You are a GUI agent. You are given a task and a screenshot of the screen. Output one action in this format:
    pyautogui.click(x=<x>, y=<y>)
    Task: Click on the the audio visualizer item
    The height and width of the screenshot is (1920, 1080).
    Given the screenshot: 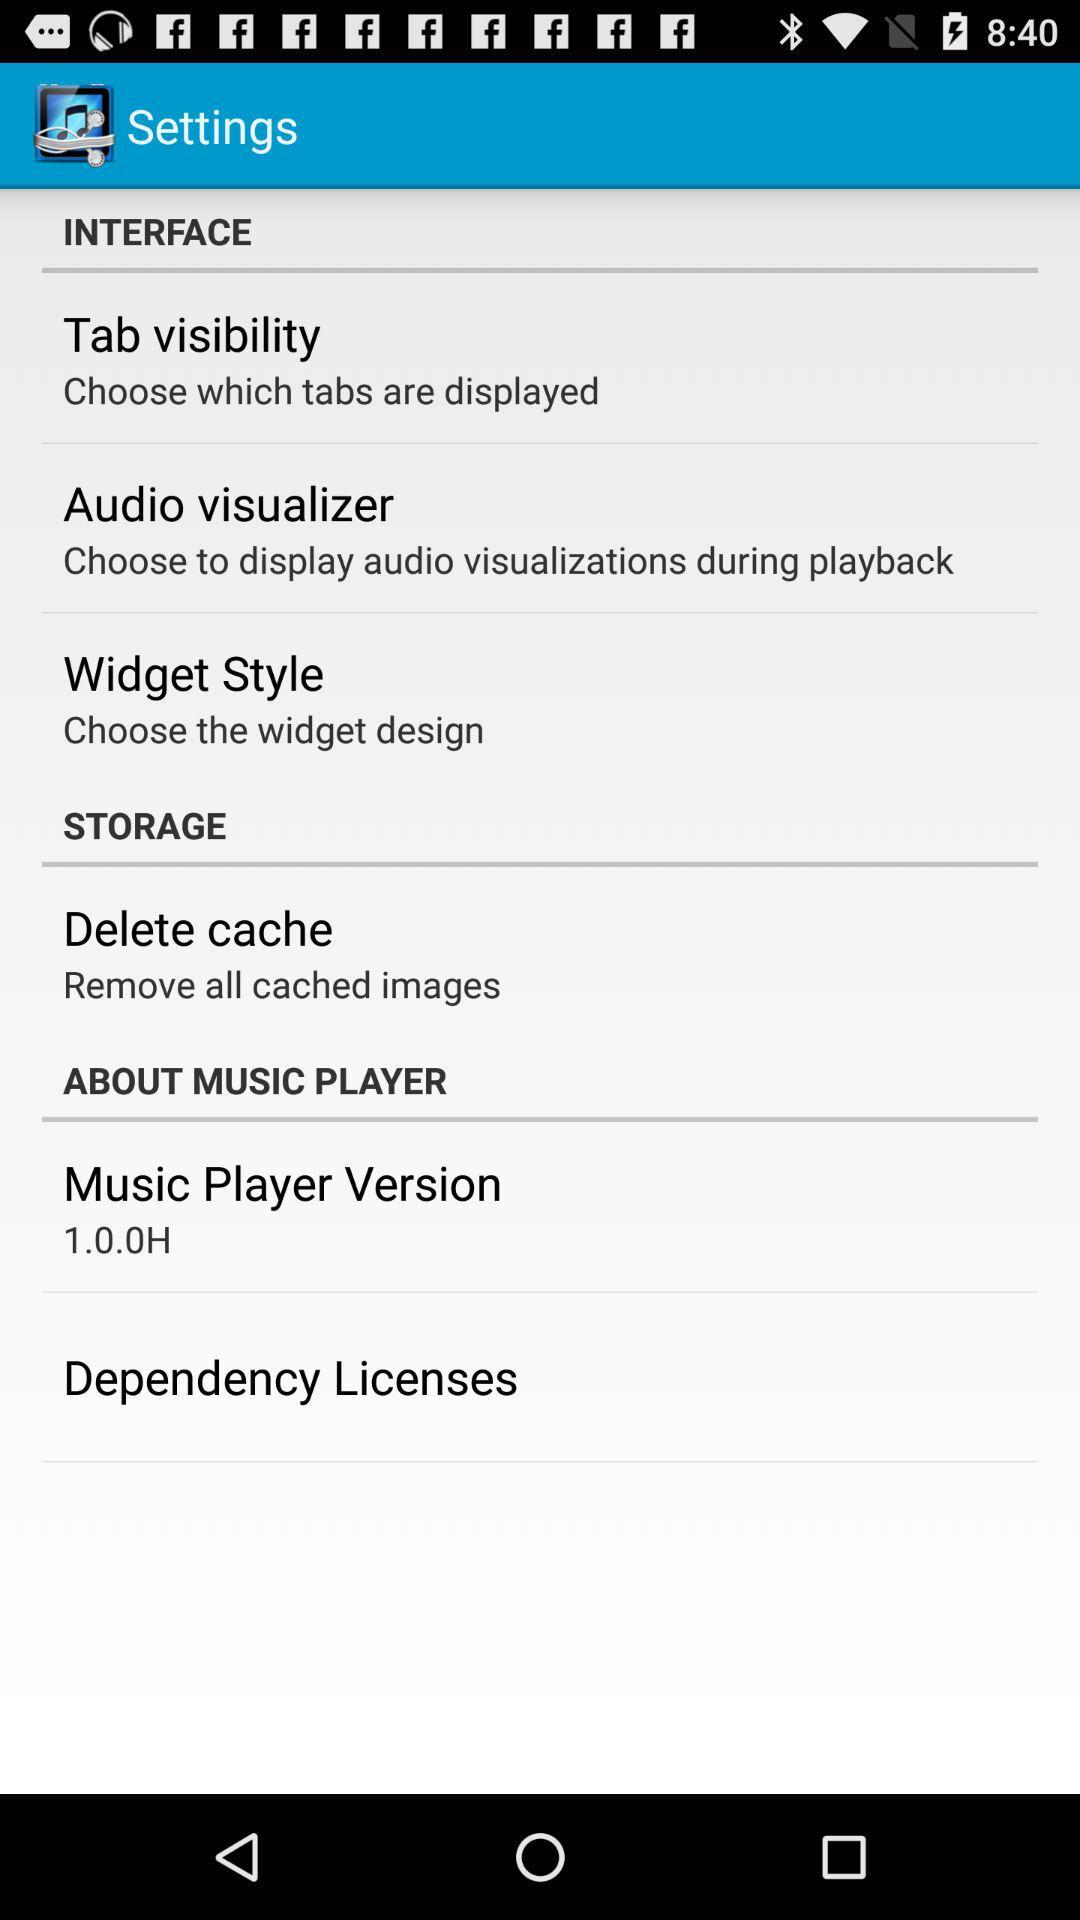 What is the action you would take?
    pyautogui.click(x=227, y=502)
    